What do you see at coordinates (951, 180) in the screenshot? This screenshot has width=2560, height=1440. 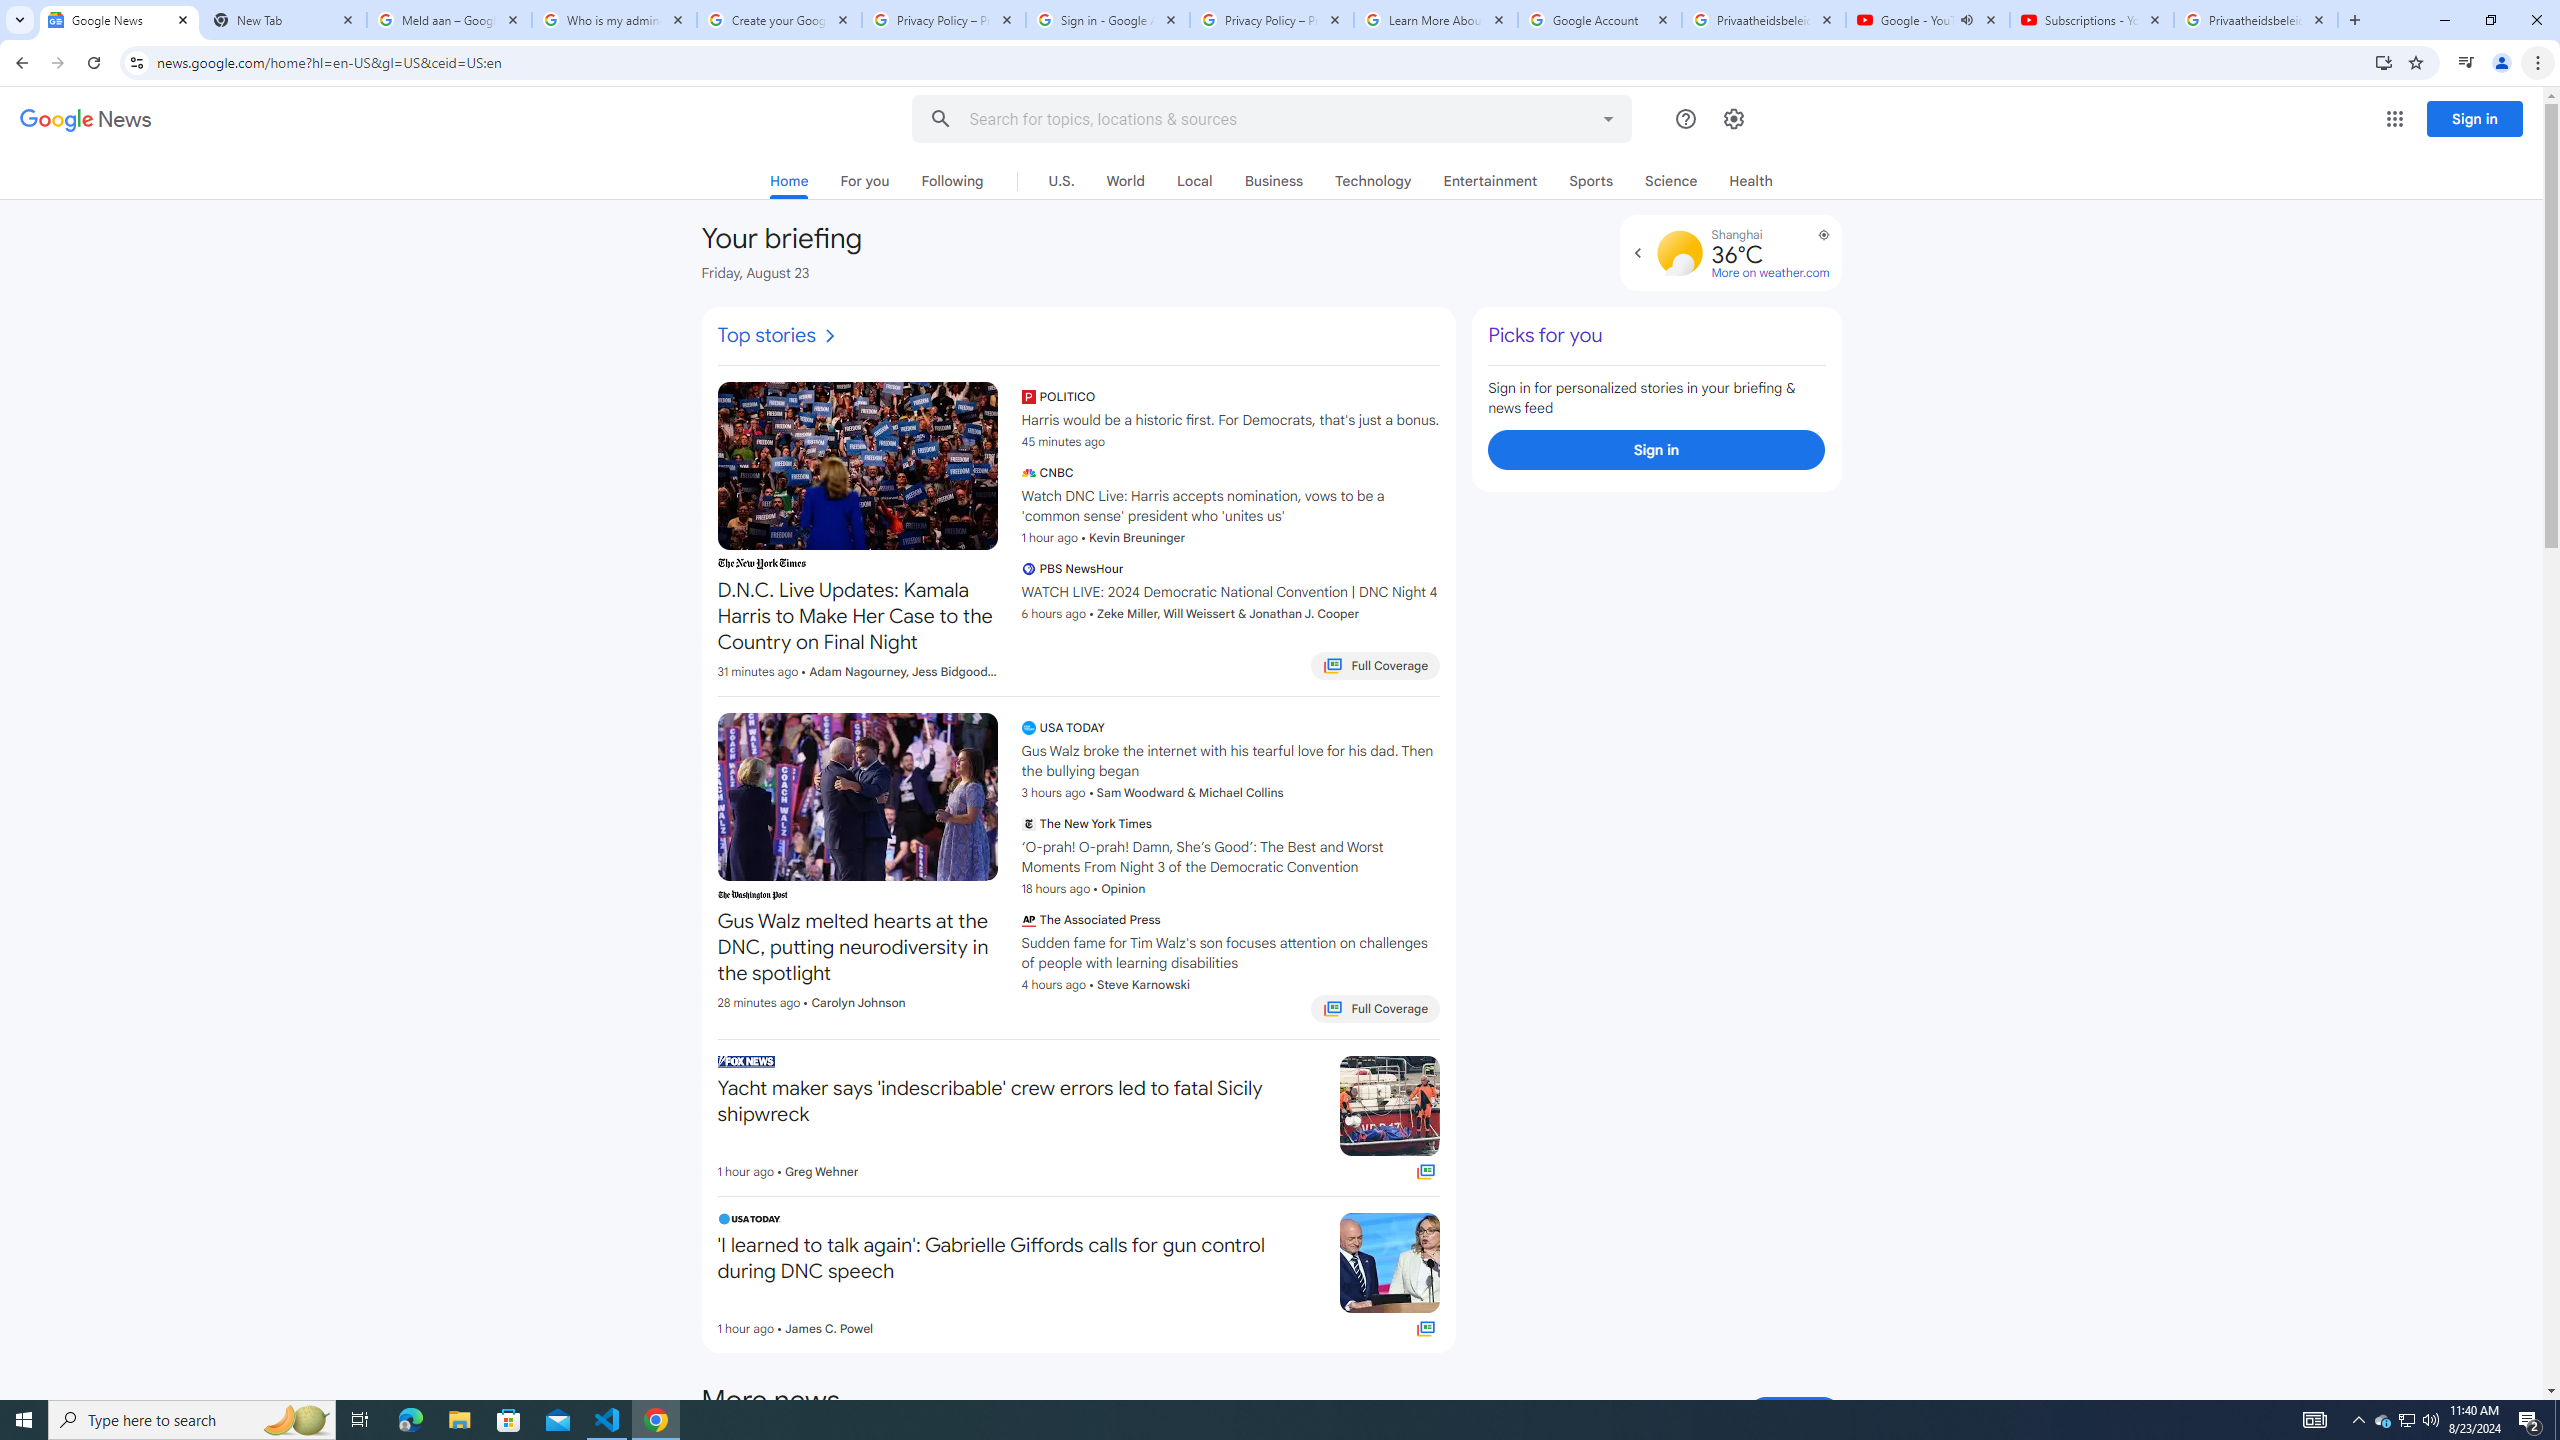 I see `'Following'` at bounding box center [951, 180].